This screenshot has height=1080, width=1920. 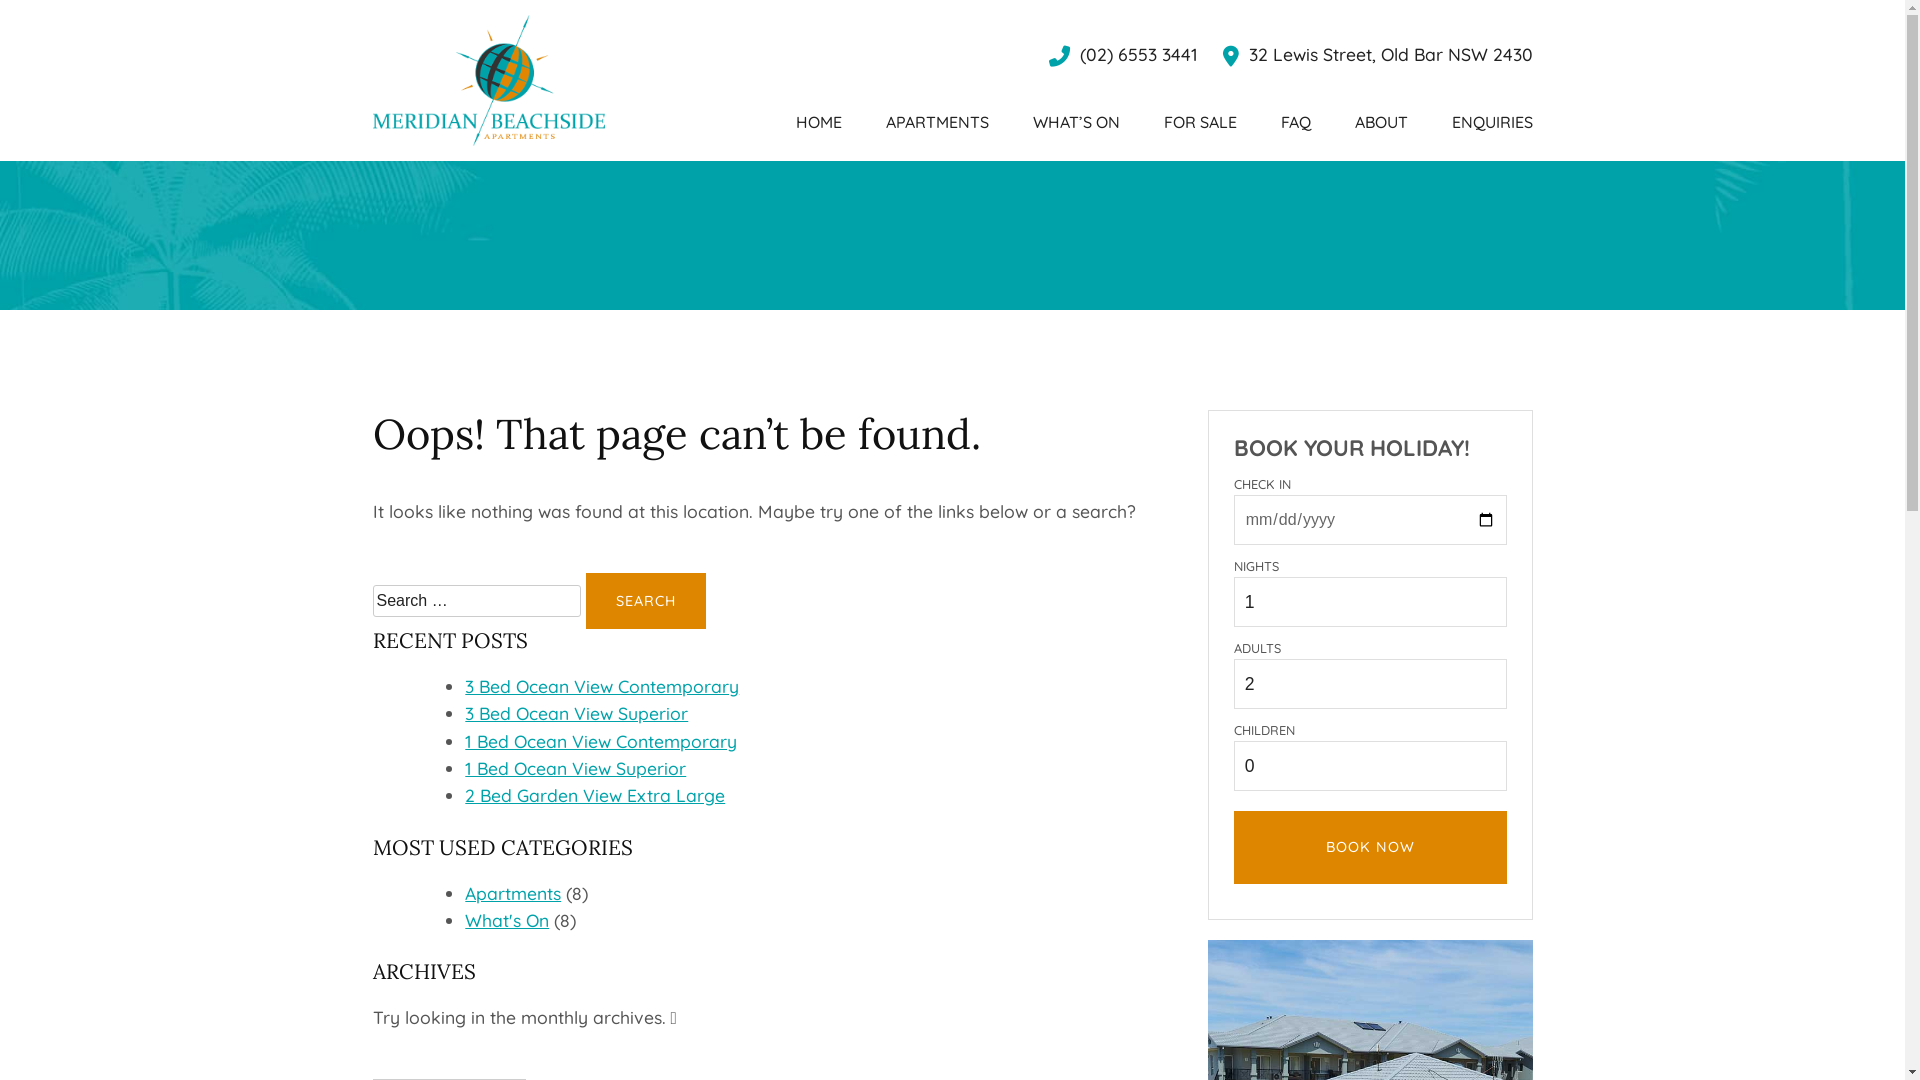 I want to click on '1 Bed Ocean View Contemporary', so click(x=599, y=740).